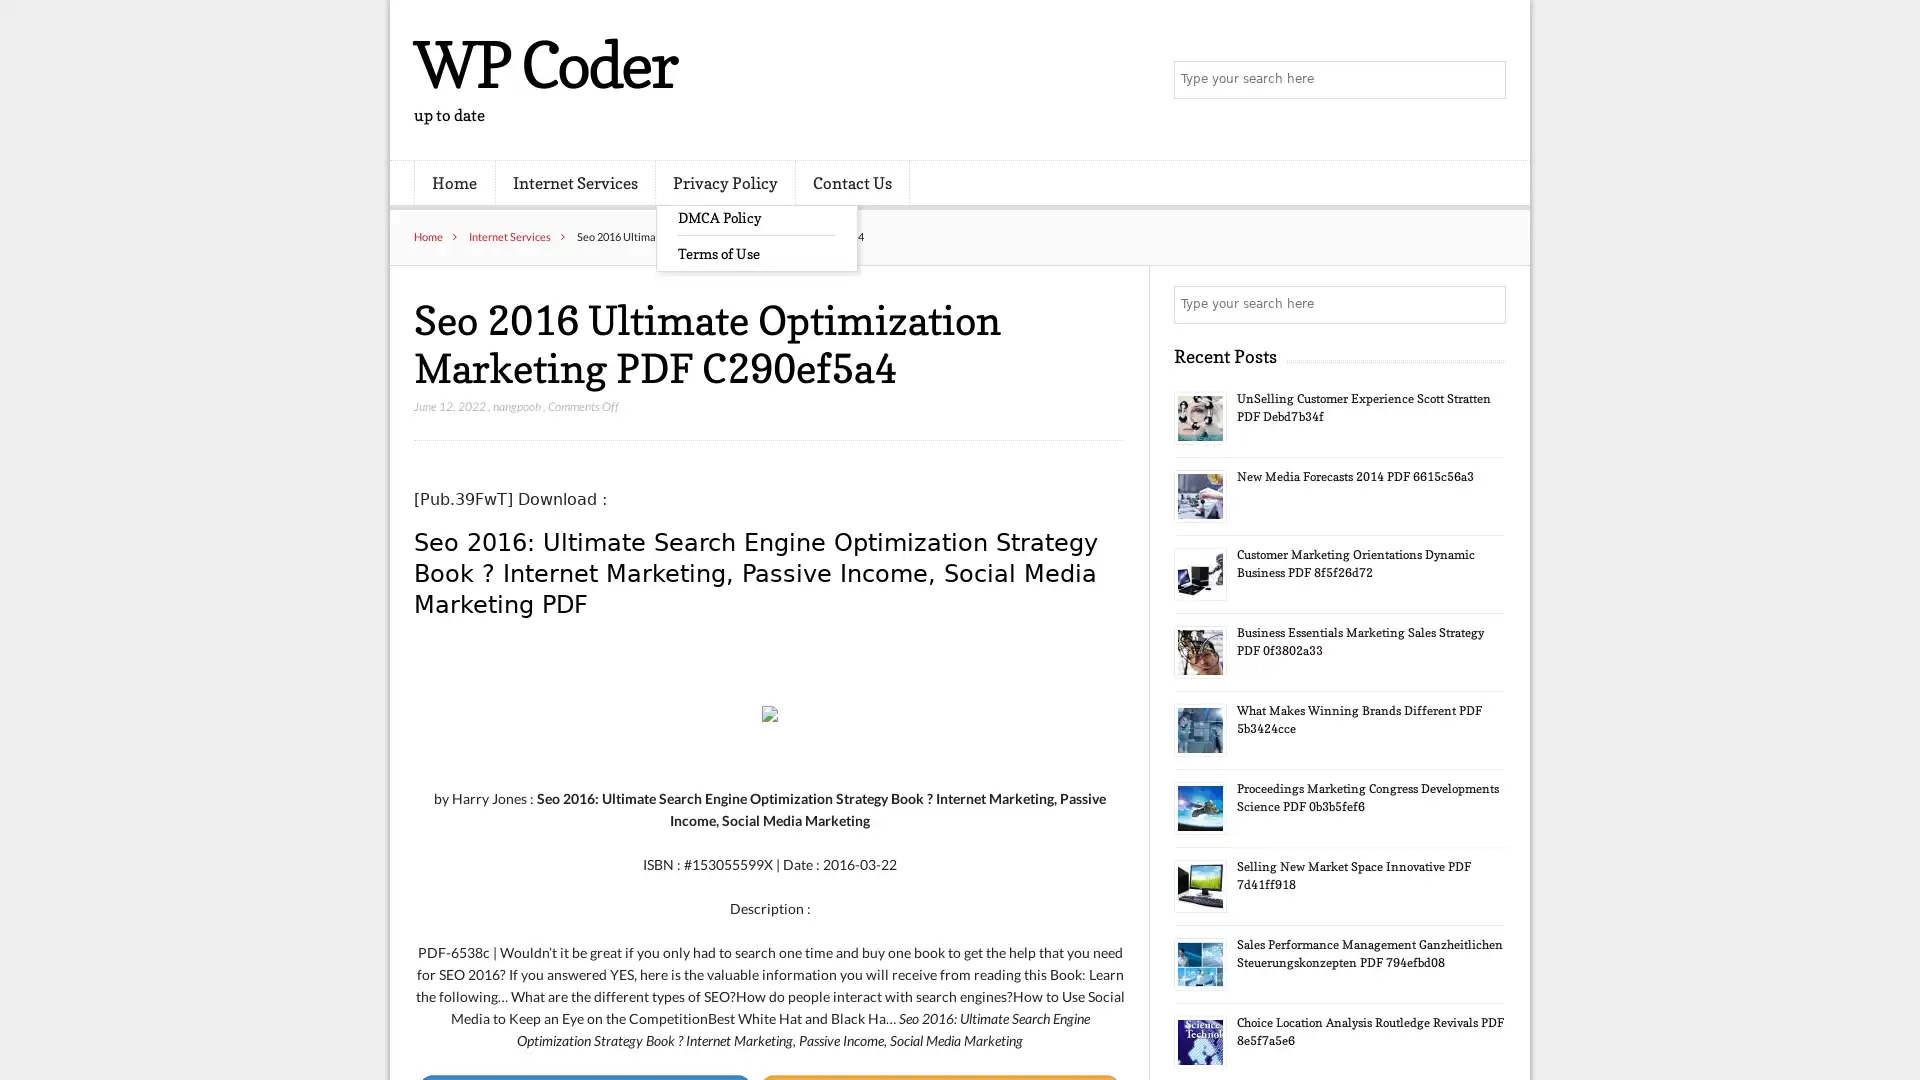 This screenshot has width=1920, height=1080. I want to click on Search, so click(1485, 80).